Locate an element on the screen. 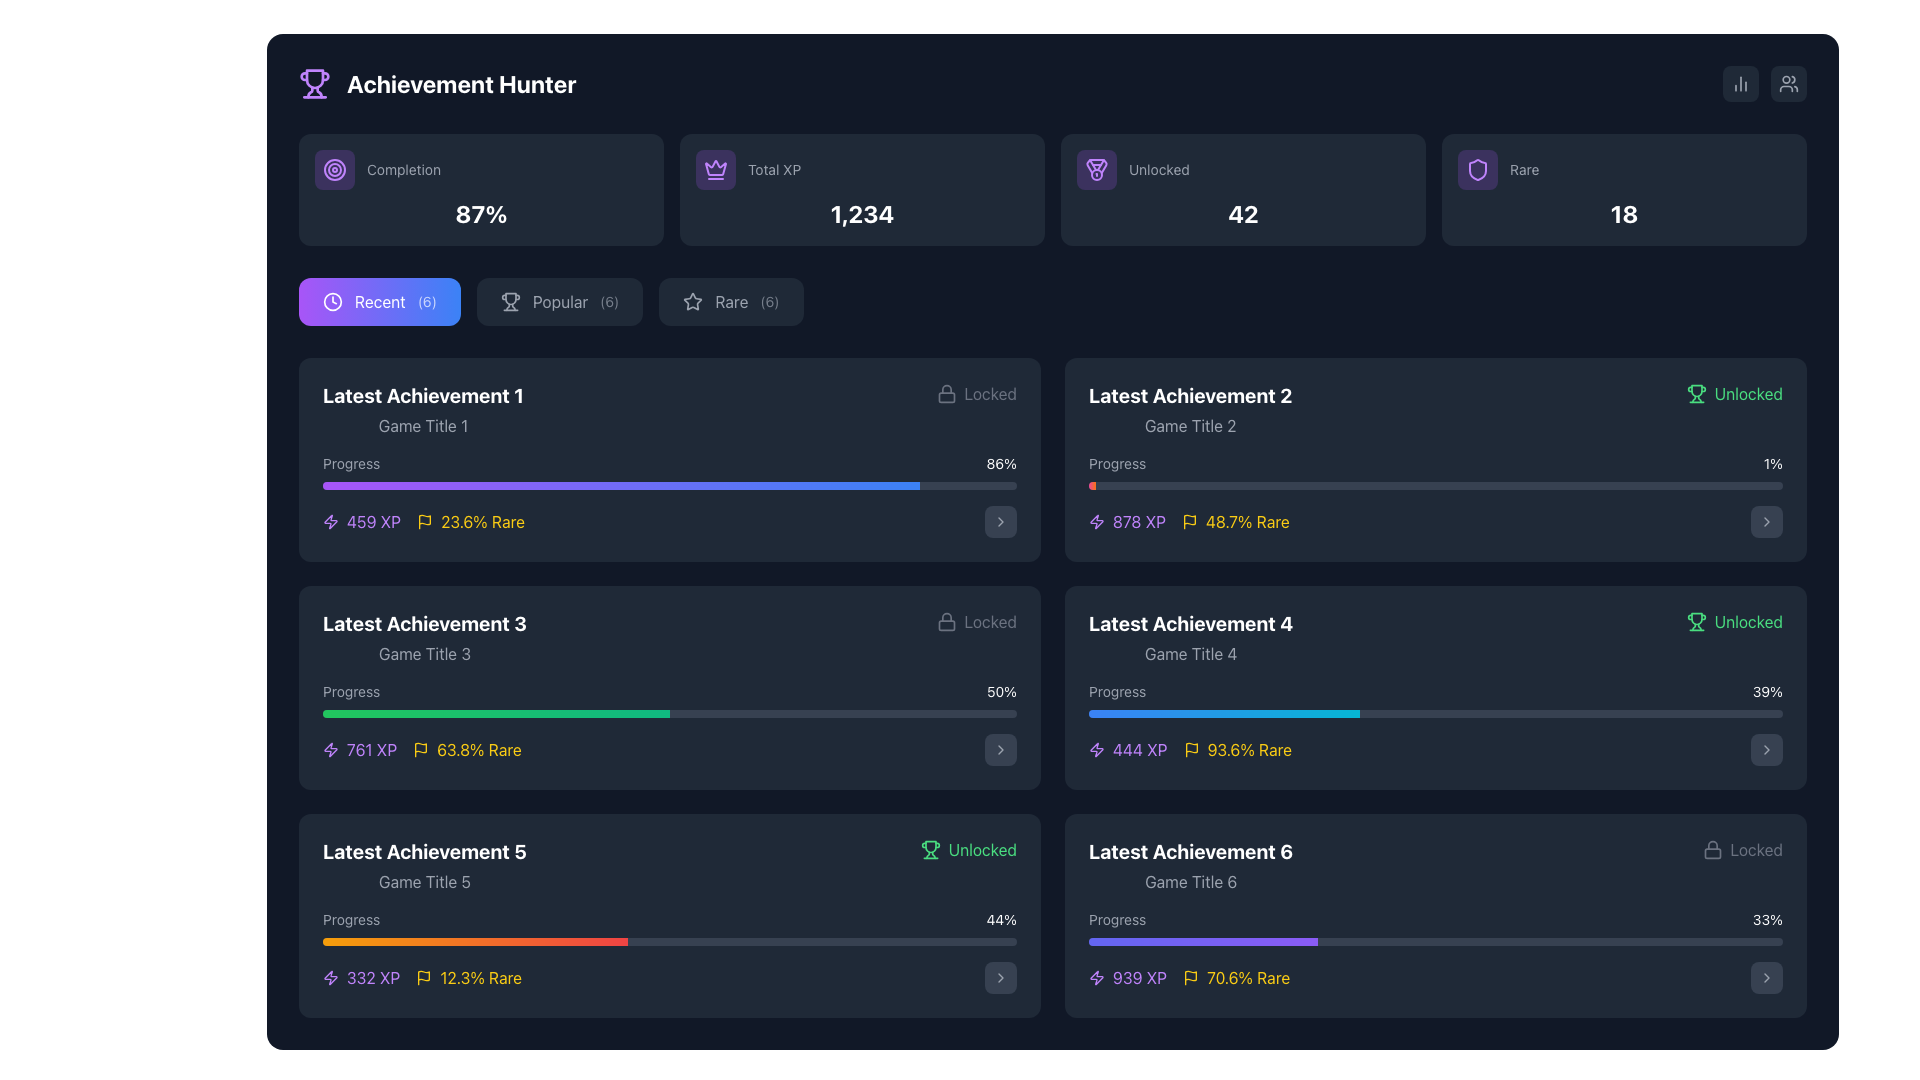 This screenshot has width=1920, height=1080. the icon representing the sixth most recent achievement, which visually indicates a rarity status and is positioned next to the text '70.6% Rare' is located at coordinates (1190, 977).